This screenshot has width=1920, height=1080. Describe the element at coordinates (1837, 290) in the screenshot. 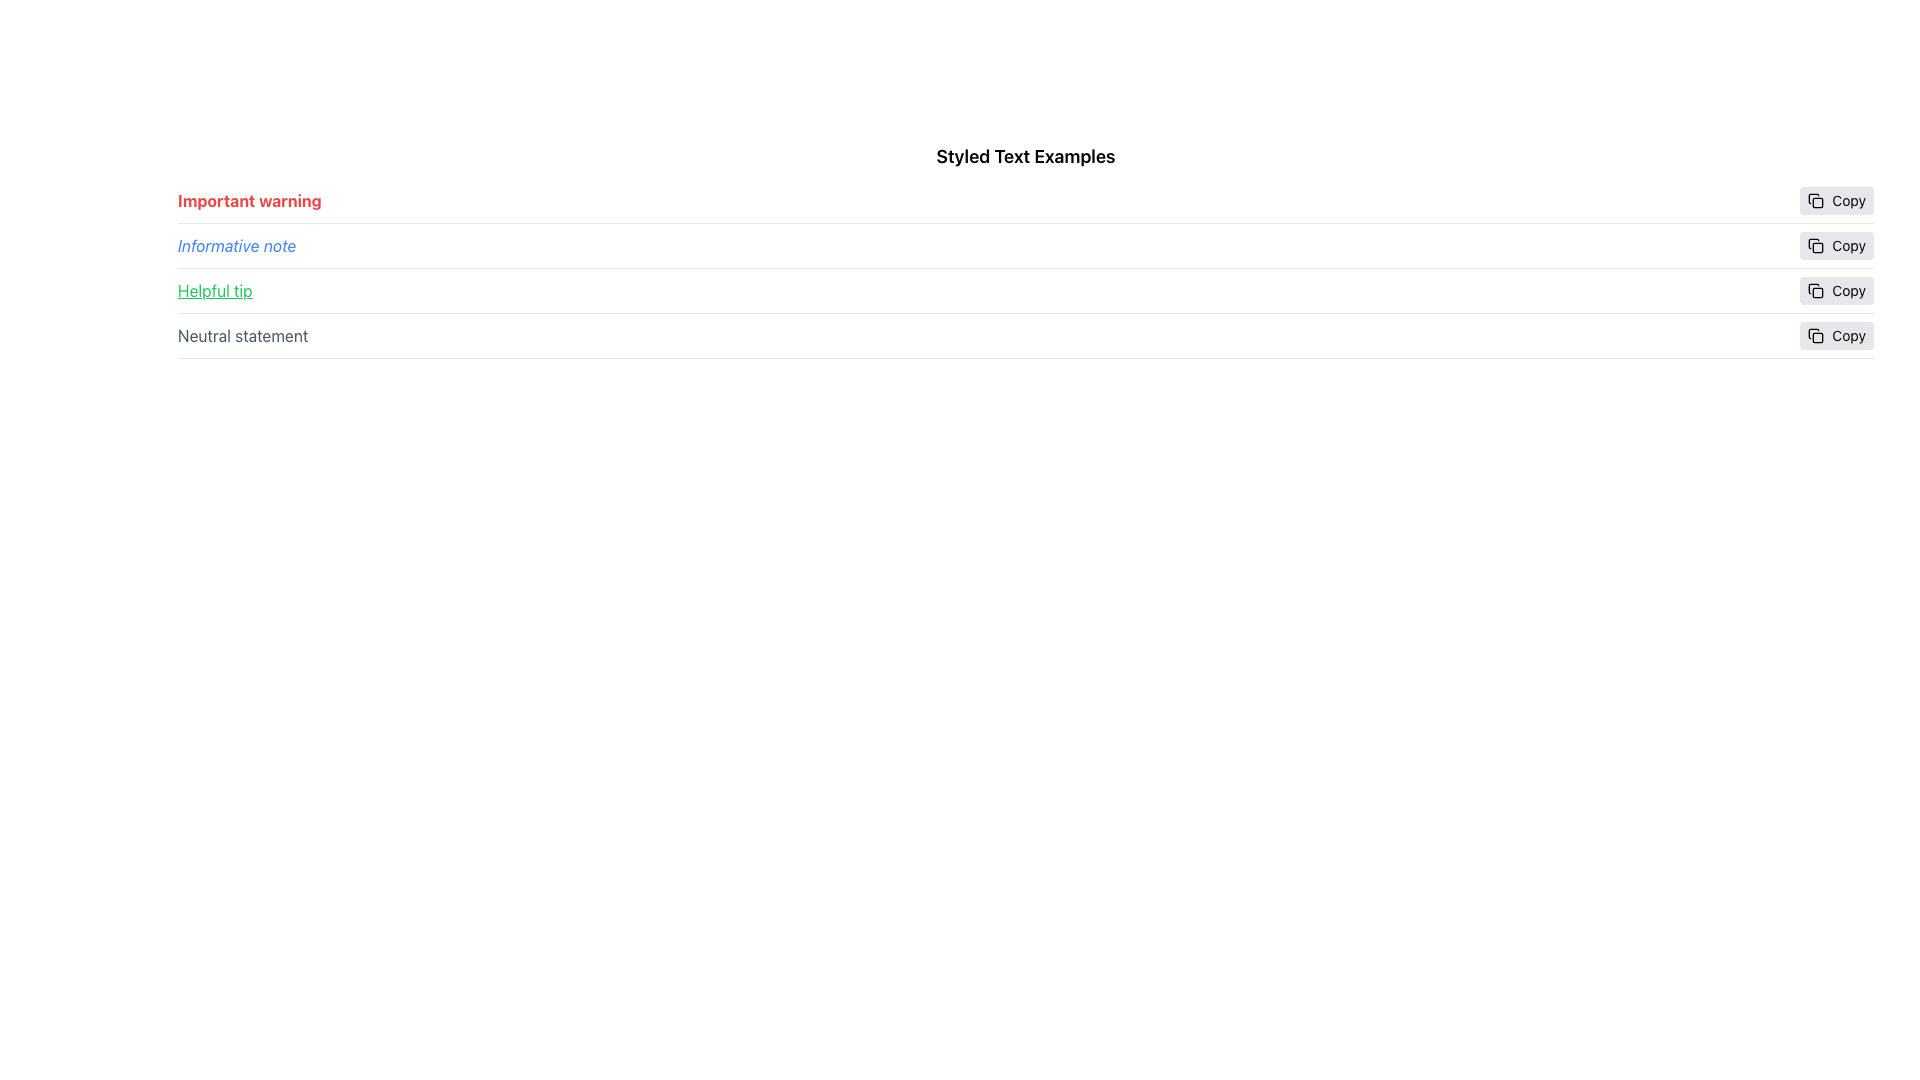

I see `the 'Copy' button, which has a light gray background and is labeled with black text, to observe any hover effects` at that location.